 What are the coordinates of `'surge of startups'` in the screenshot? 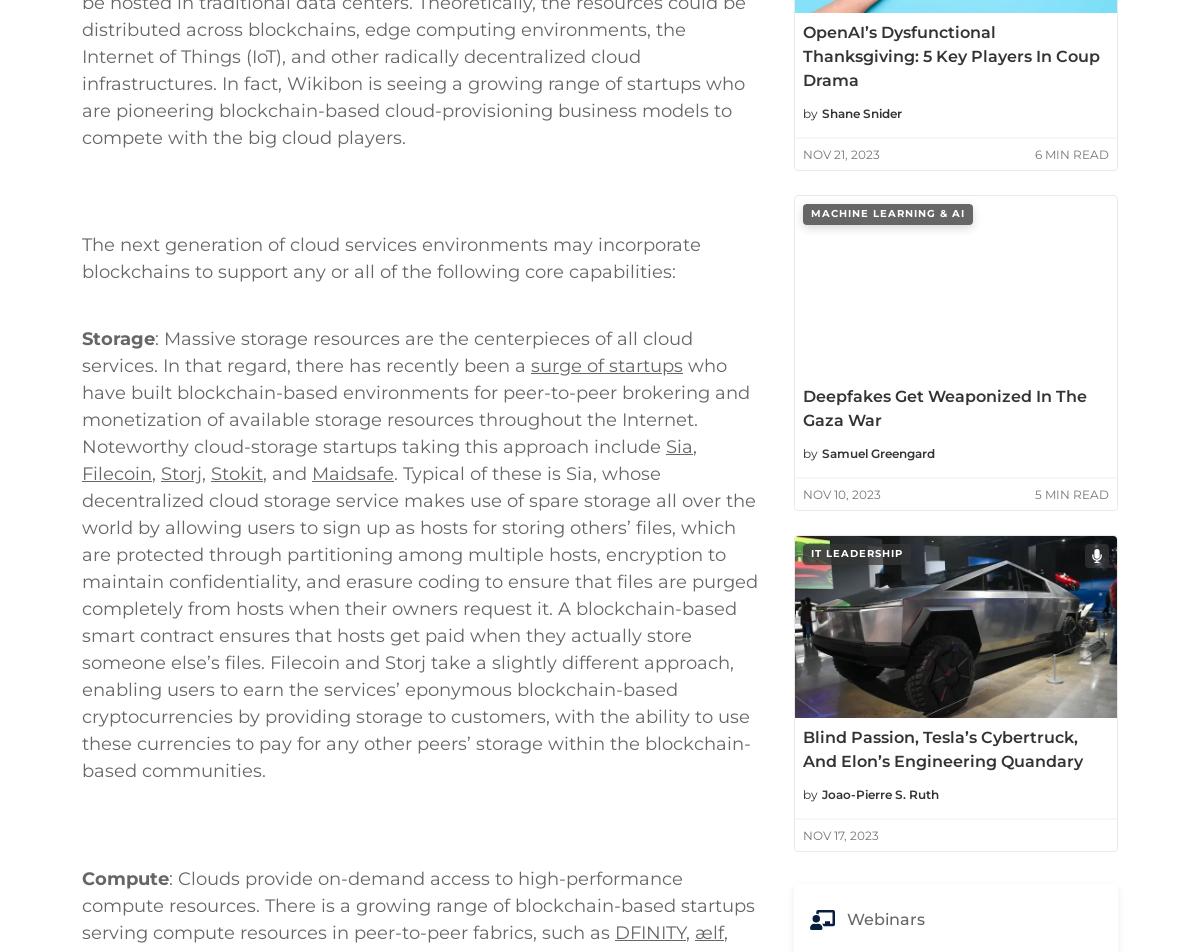 It's located at (606, 557).